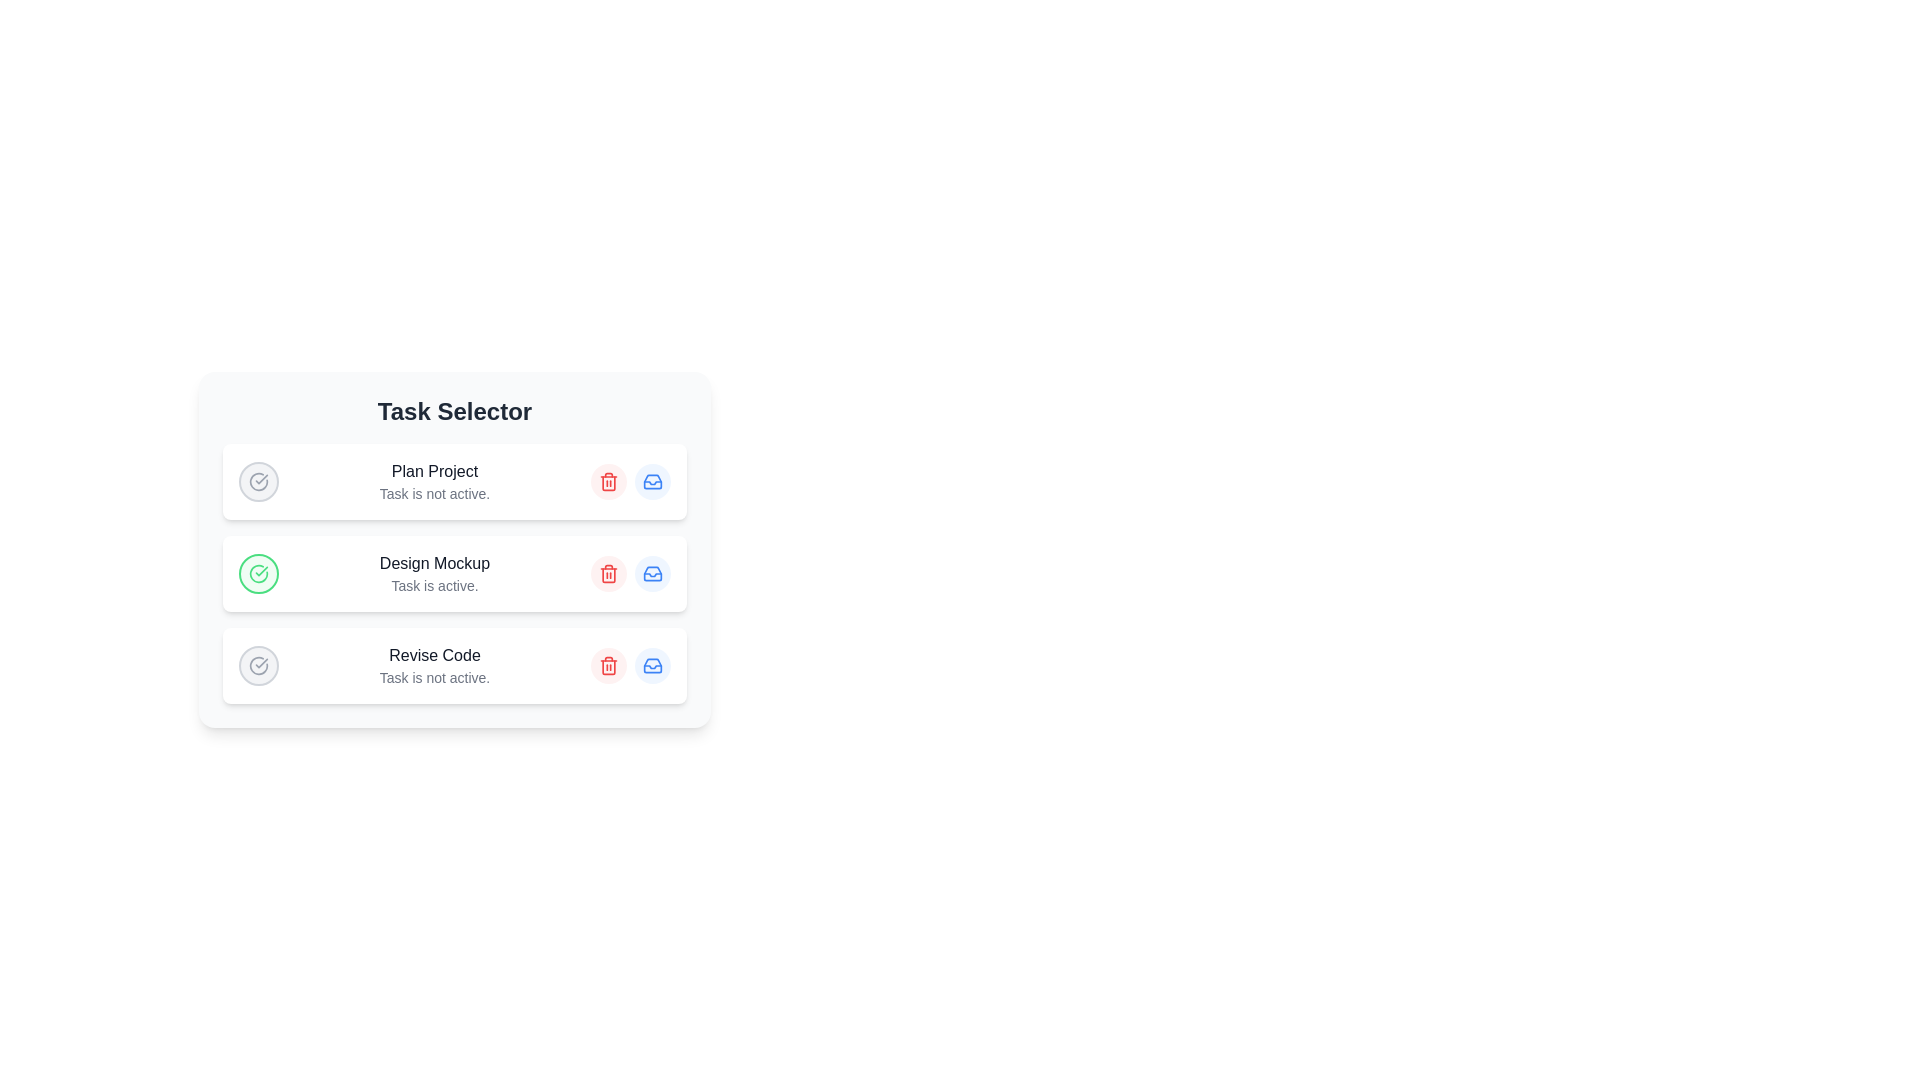 This screenshot has width=1920, height=1080. I want to click on the Status Indicator Icon located to the left of the 'Design Mockup' label in the second row of the task list to interact with it, so click(258, 574).